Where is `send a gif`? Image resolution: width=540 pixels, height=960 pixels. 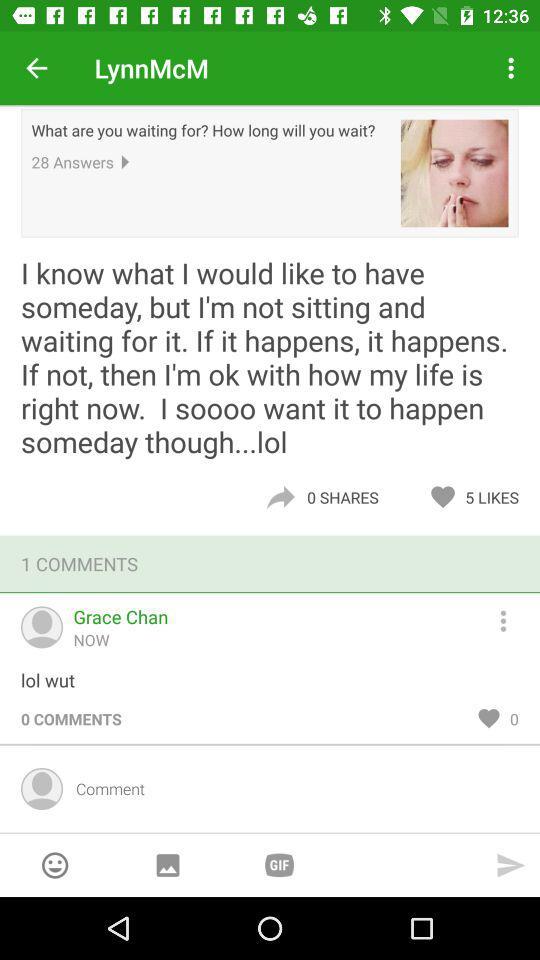
send a gif is located at coordinates (278, 864).